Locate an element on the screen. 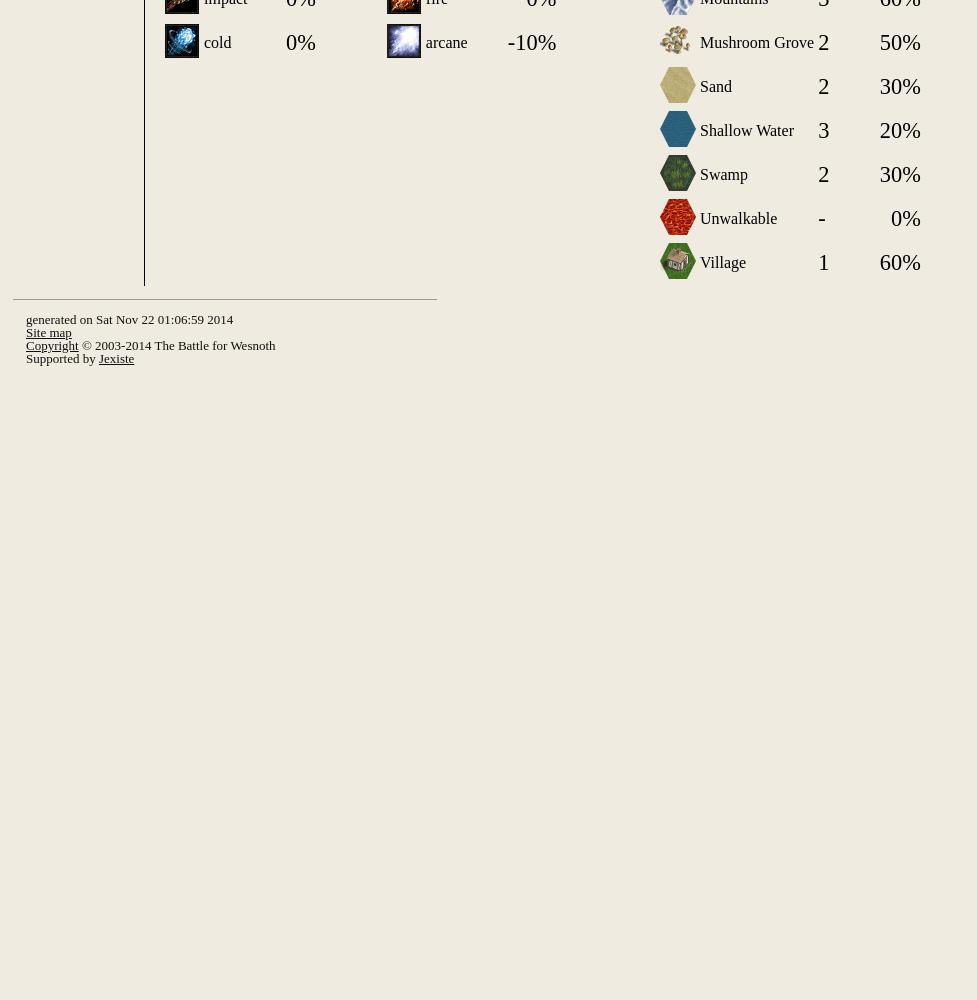  'Jexiste' is located at coordinates (115, 356).